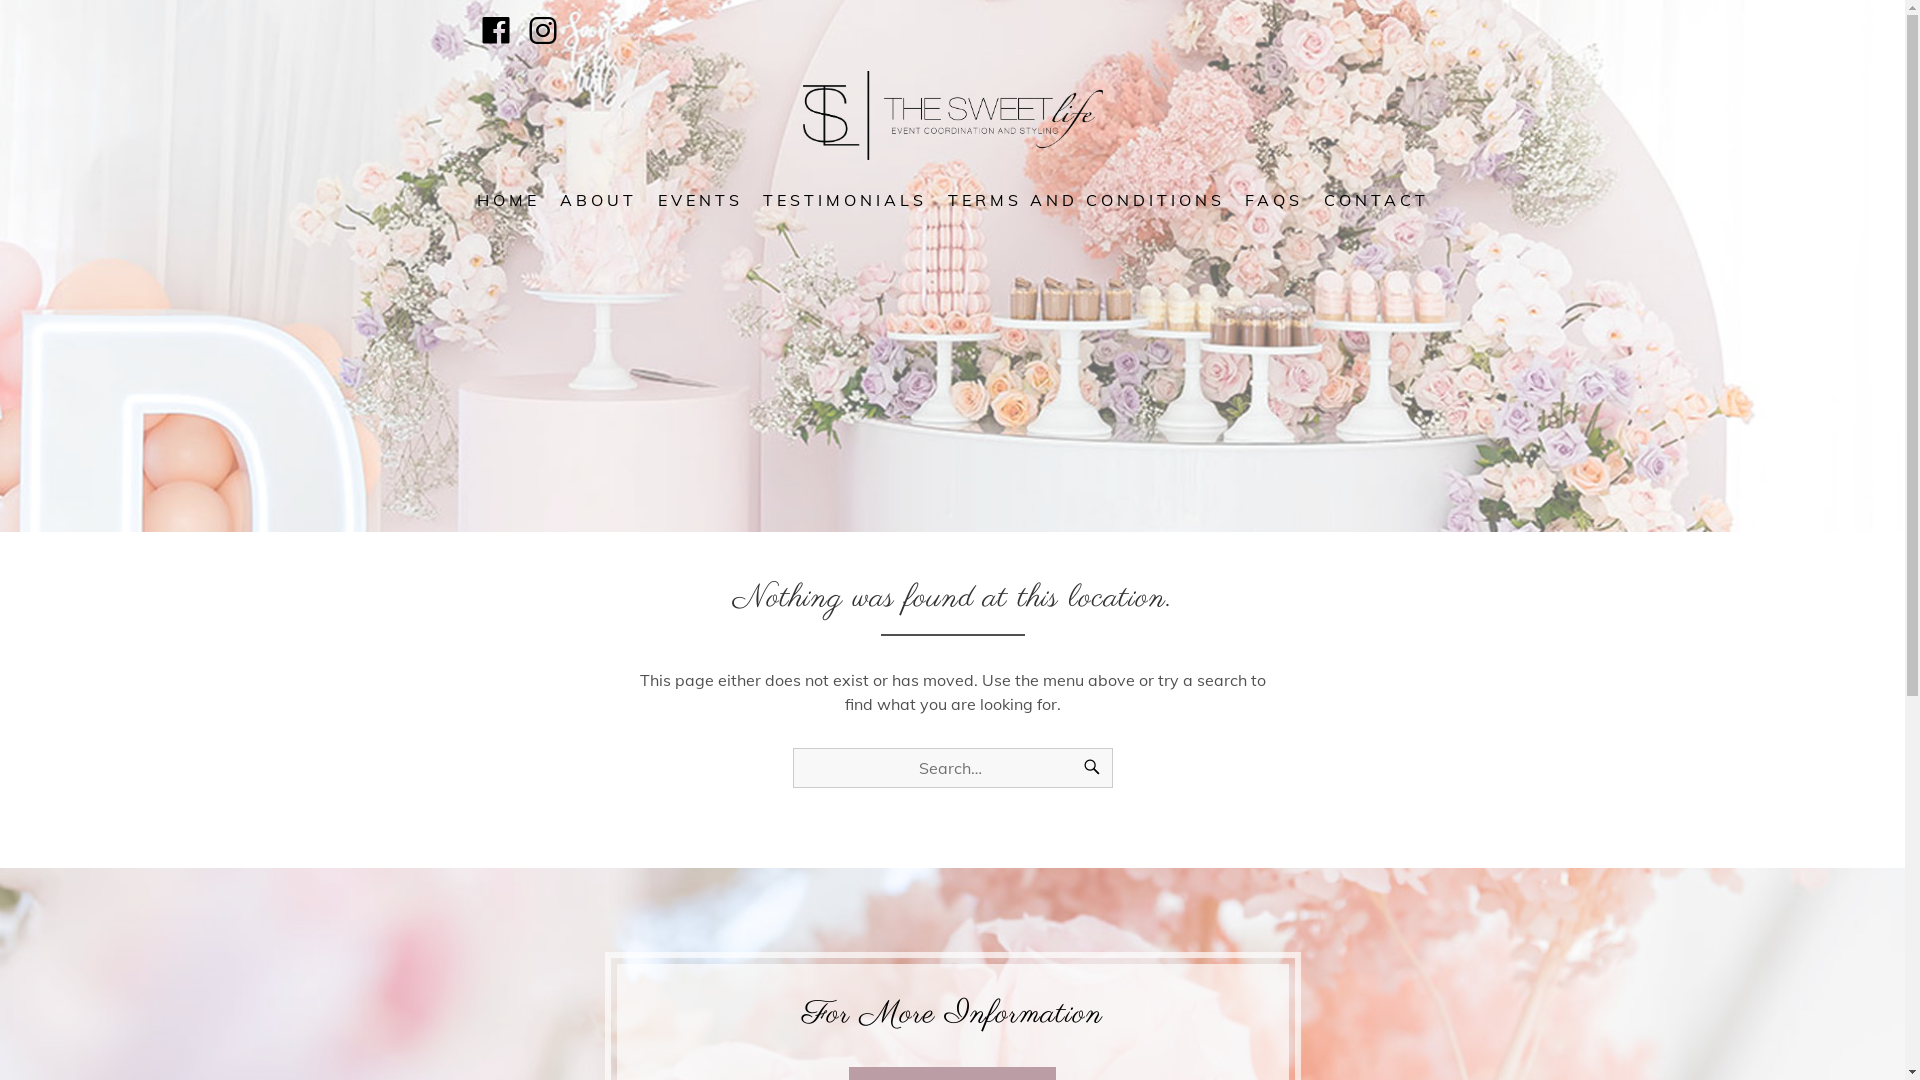  Describe the element at coordinates (1272, 200) in the screenshot. I see `'FAQS'` at that location.